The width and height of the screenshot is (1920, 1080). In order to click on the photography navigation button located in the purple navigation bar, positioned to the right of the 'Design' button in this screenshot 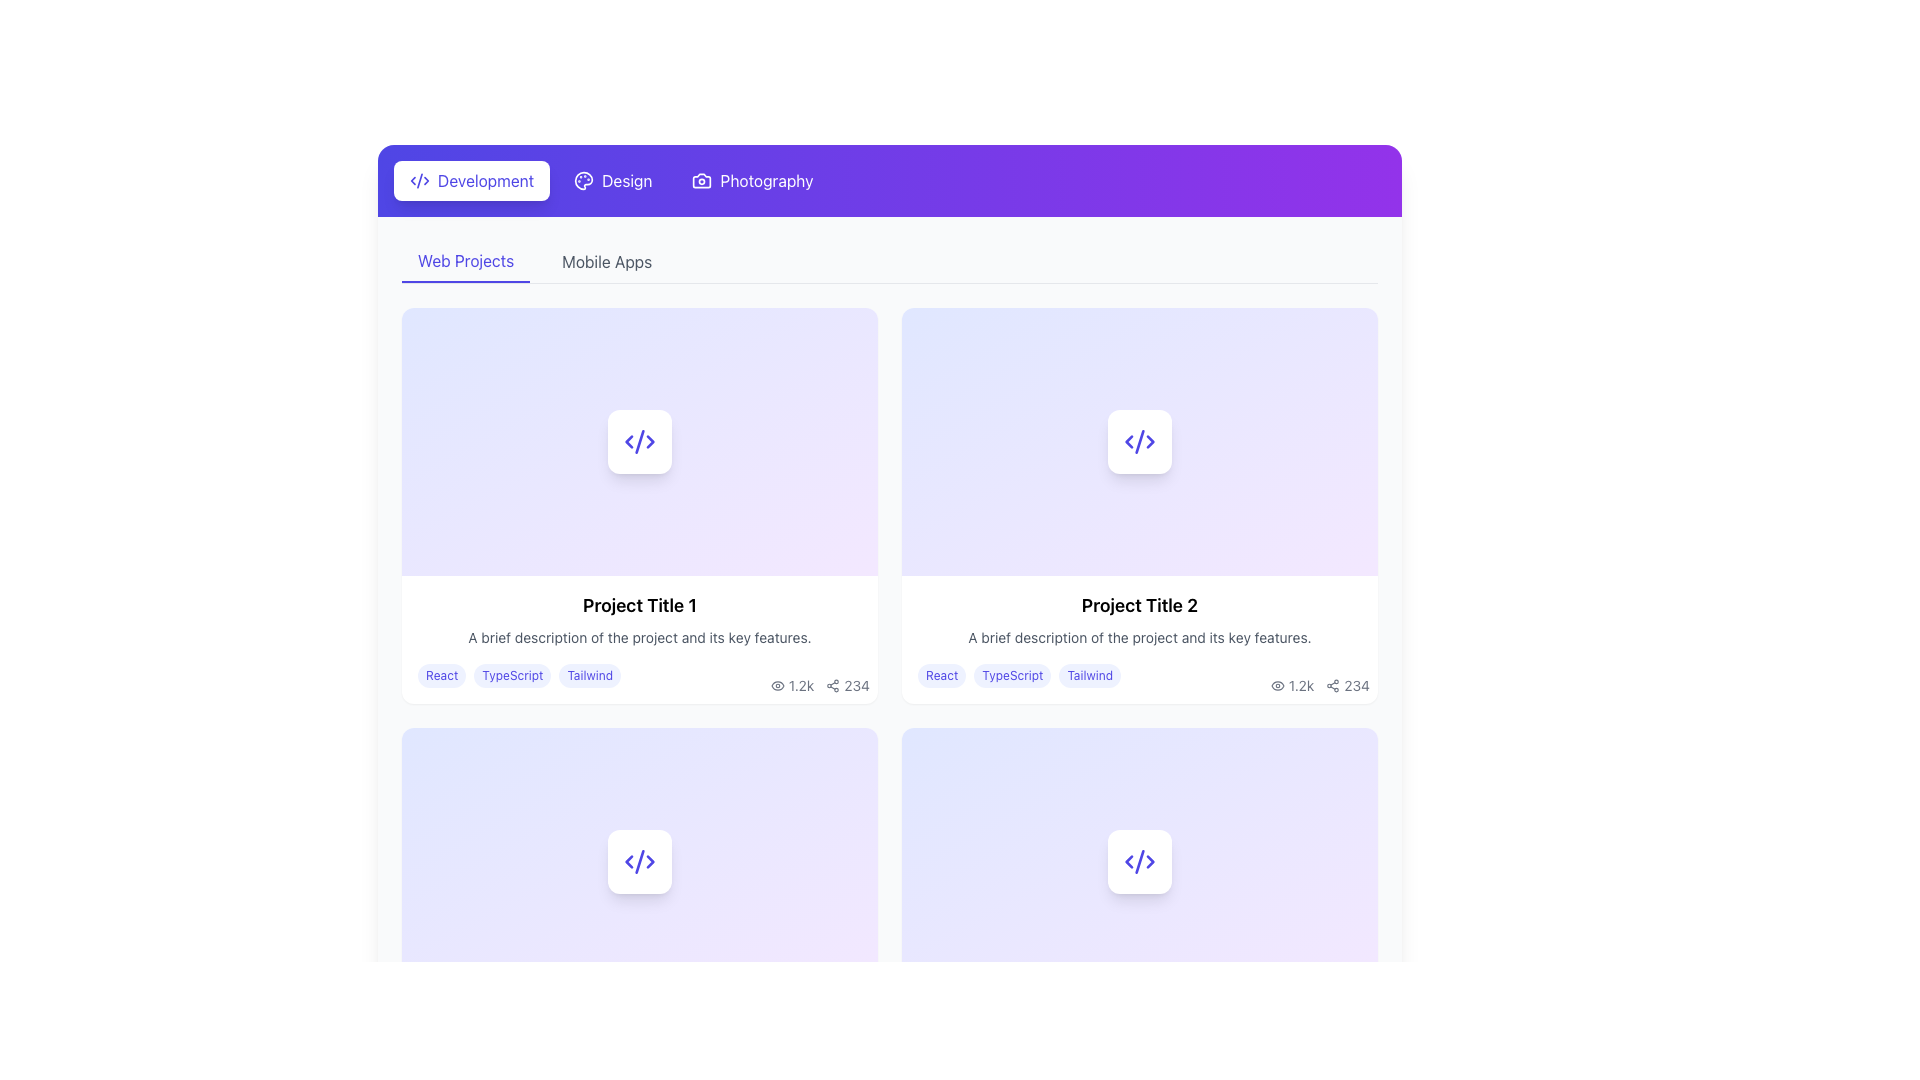, I will do `click(752, 181)`.